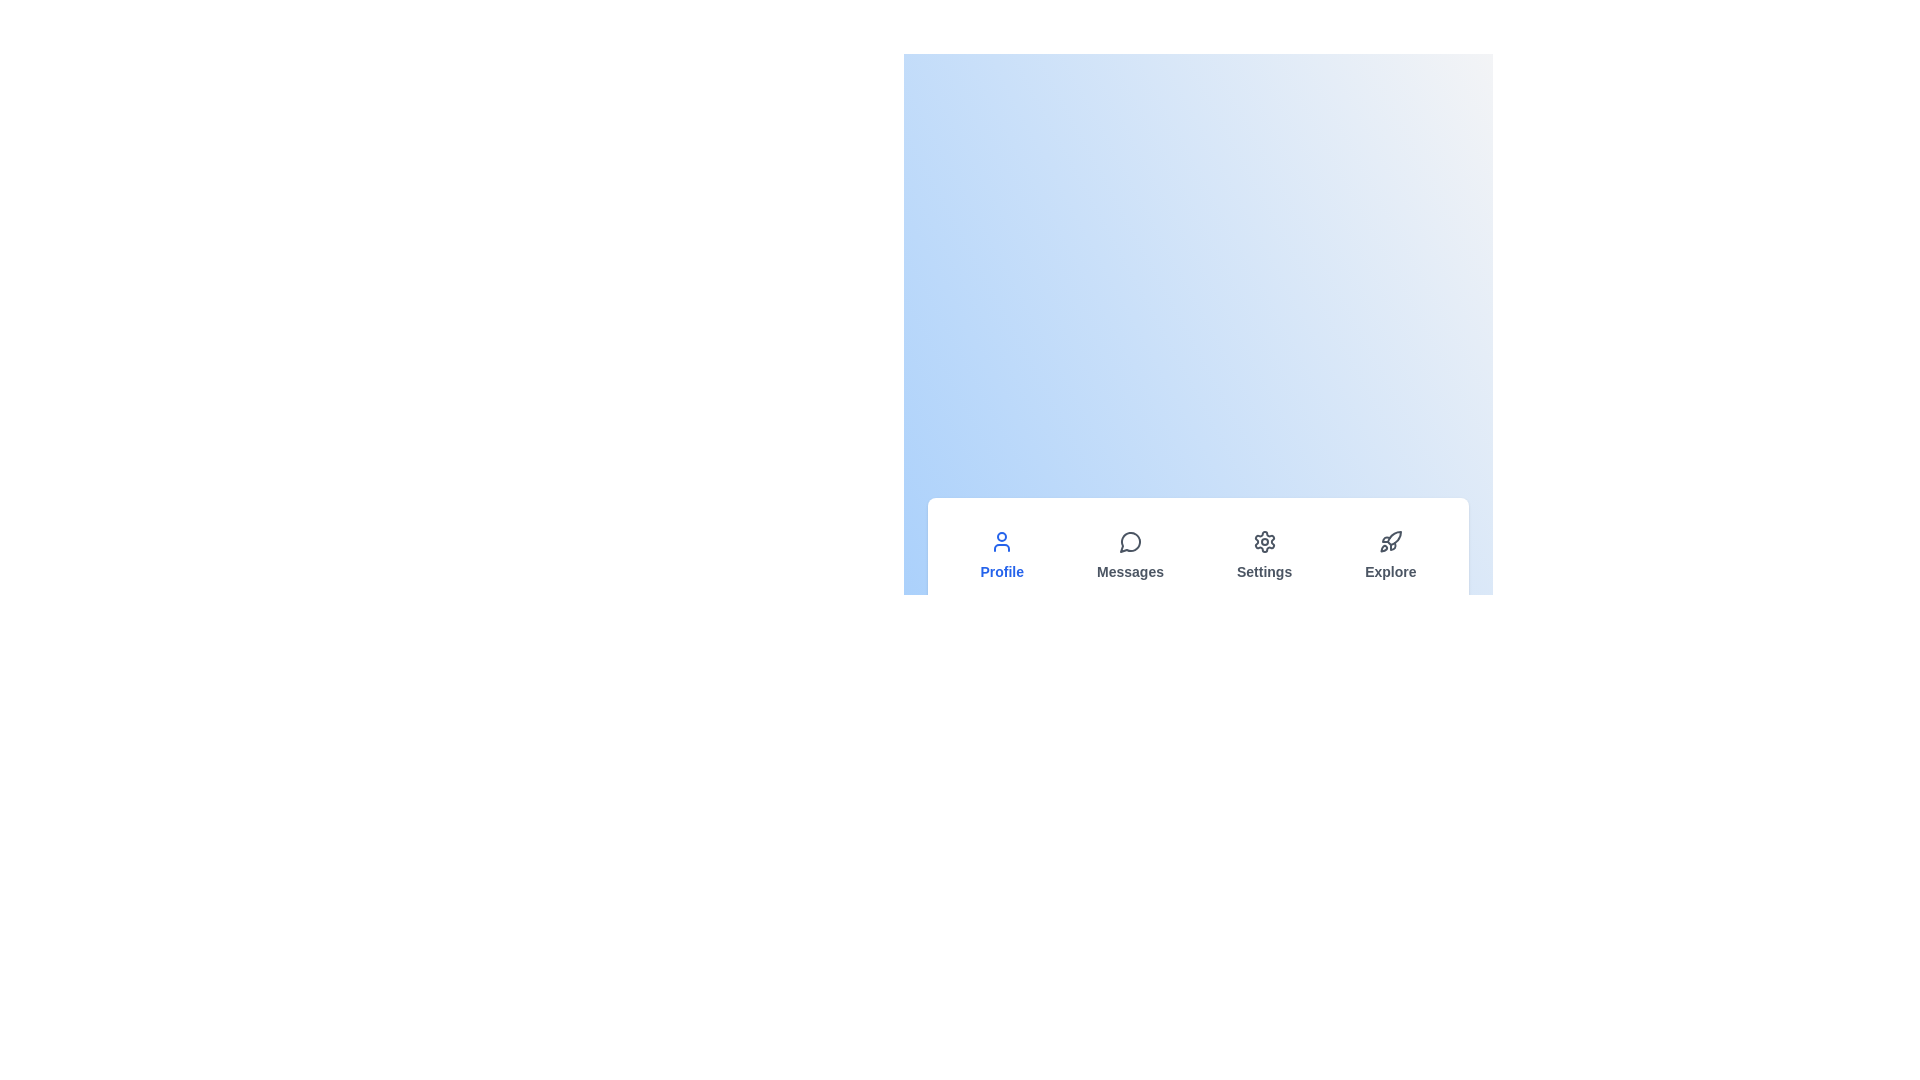  I want to click on the tab labeled Explore to observe the hover effect, so click(1389, 555).